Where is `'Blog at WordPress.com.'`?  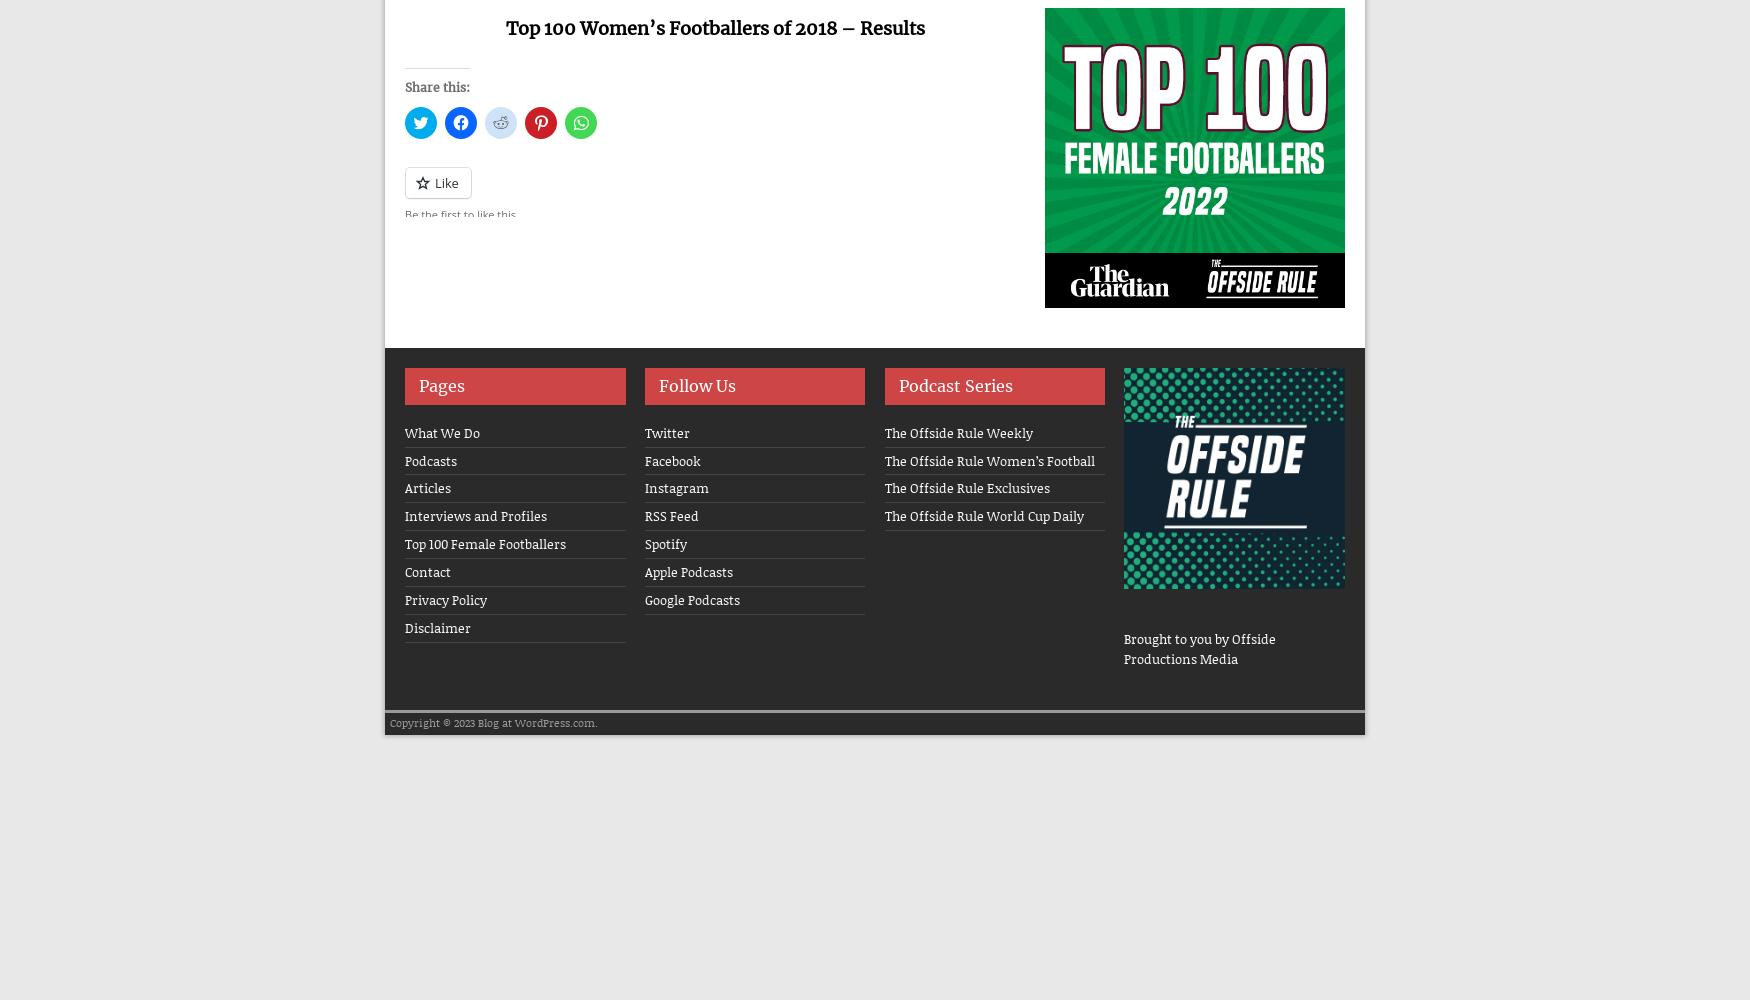
'Blog at WordPress.com.' is located at coordinates (536, 722).